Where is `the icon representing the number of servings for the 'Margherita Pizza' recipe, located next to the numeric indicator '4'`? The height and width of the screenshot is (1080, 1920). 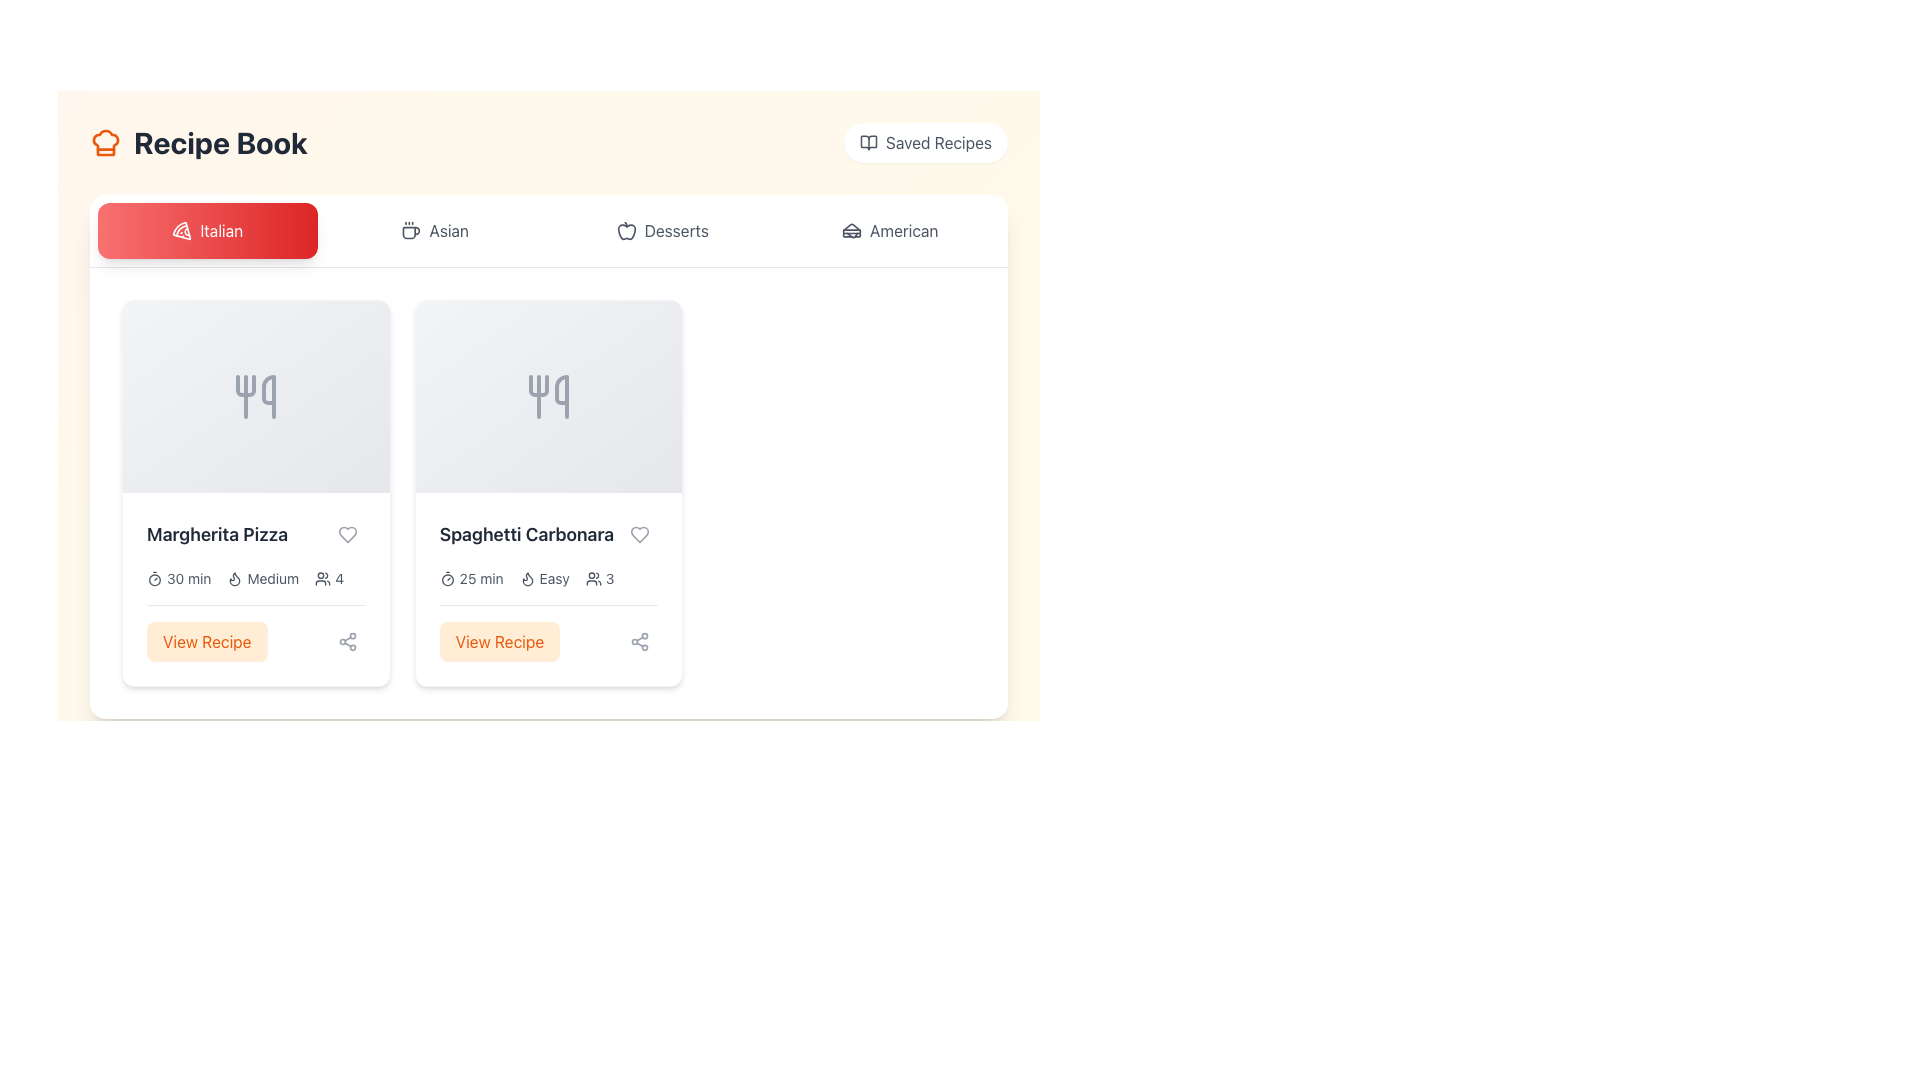 the icon representing the number of servings for the 'Margherita Pizza' recipe, located next to the numeric indicator '4' is located at coordinates (323, 578).